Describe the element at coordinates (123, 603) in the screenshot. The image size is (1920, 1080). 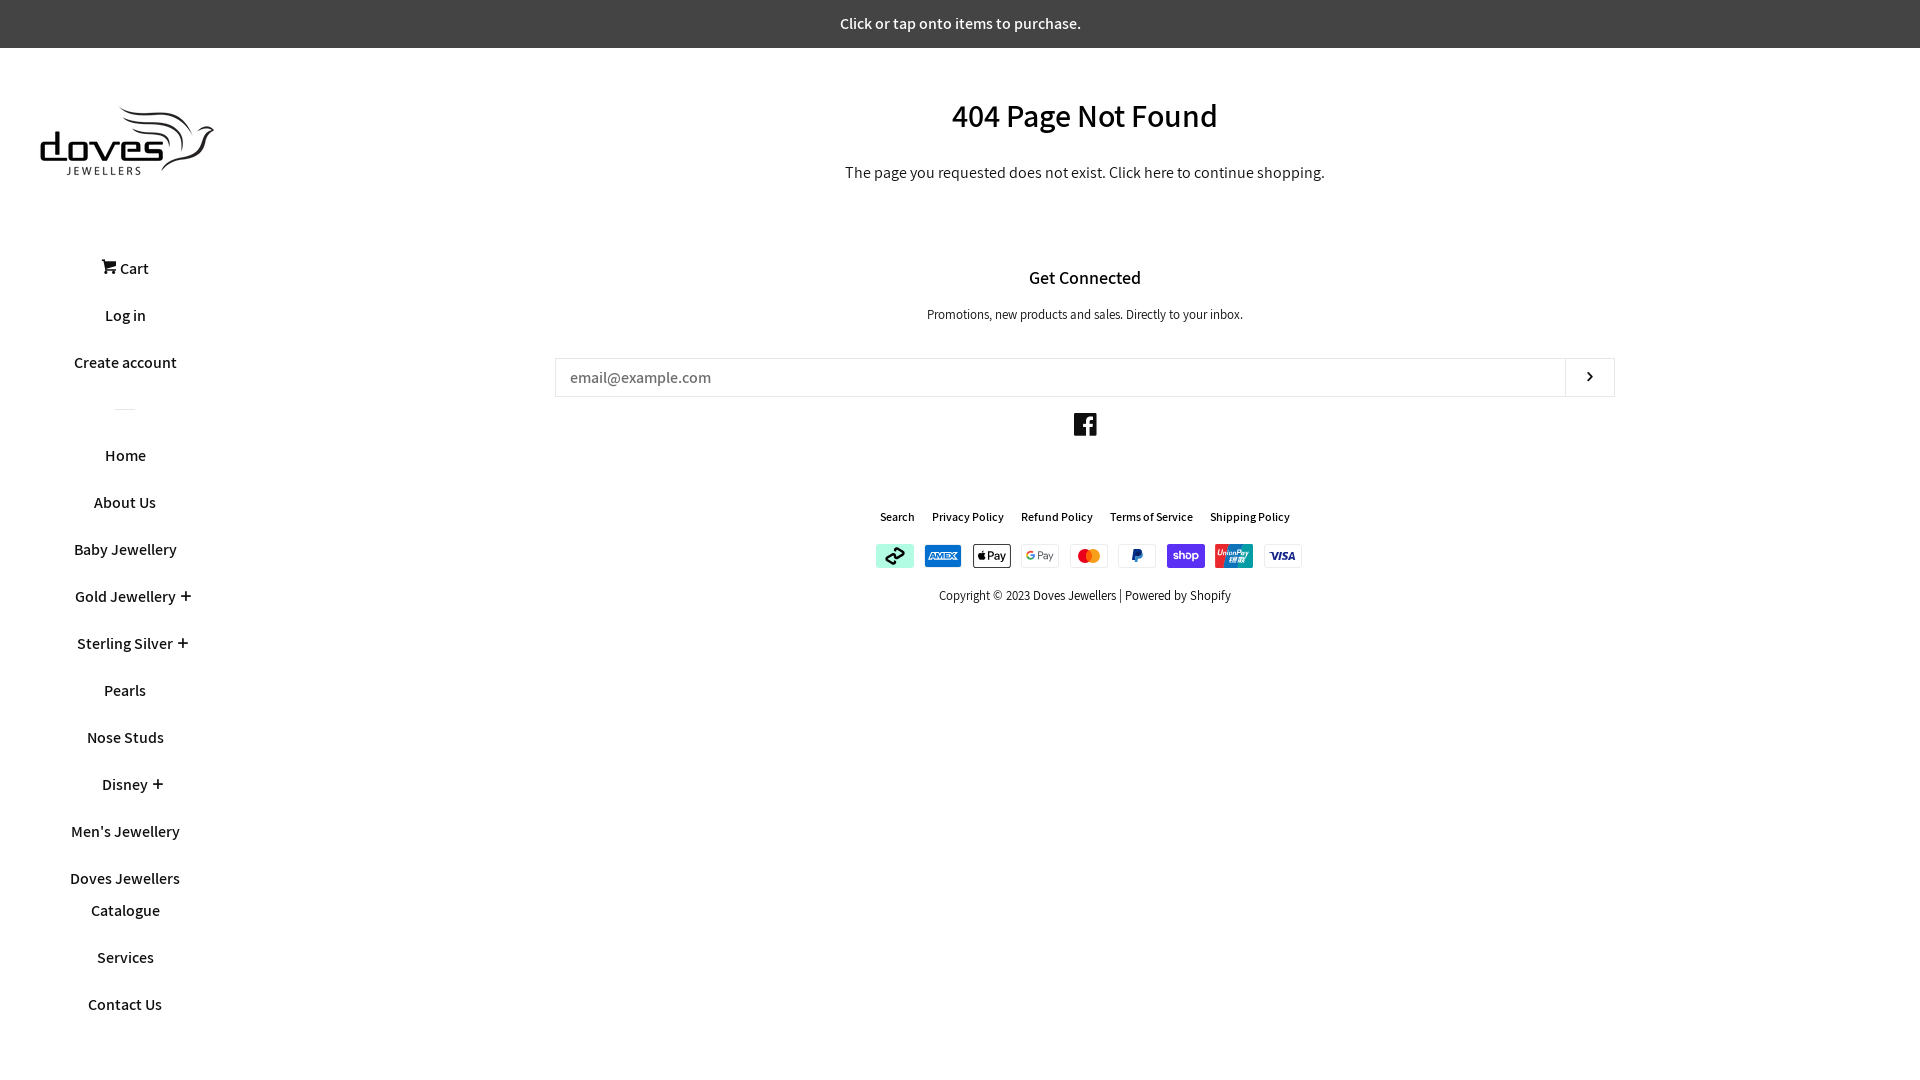
I see `'Gold Jewellery'` at that location.